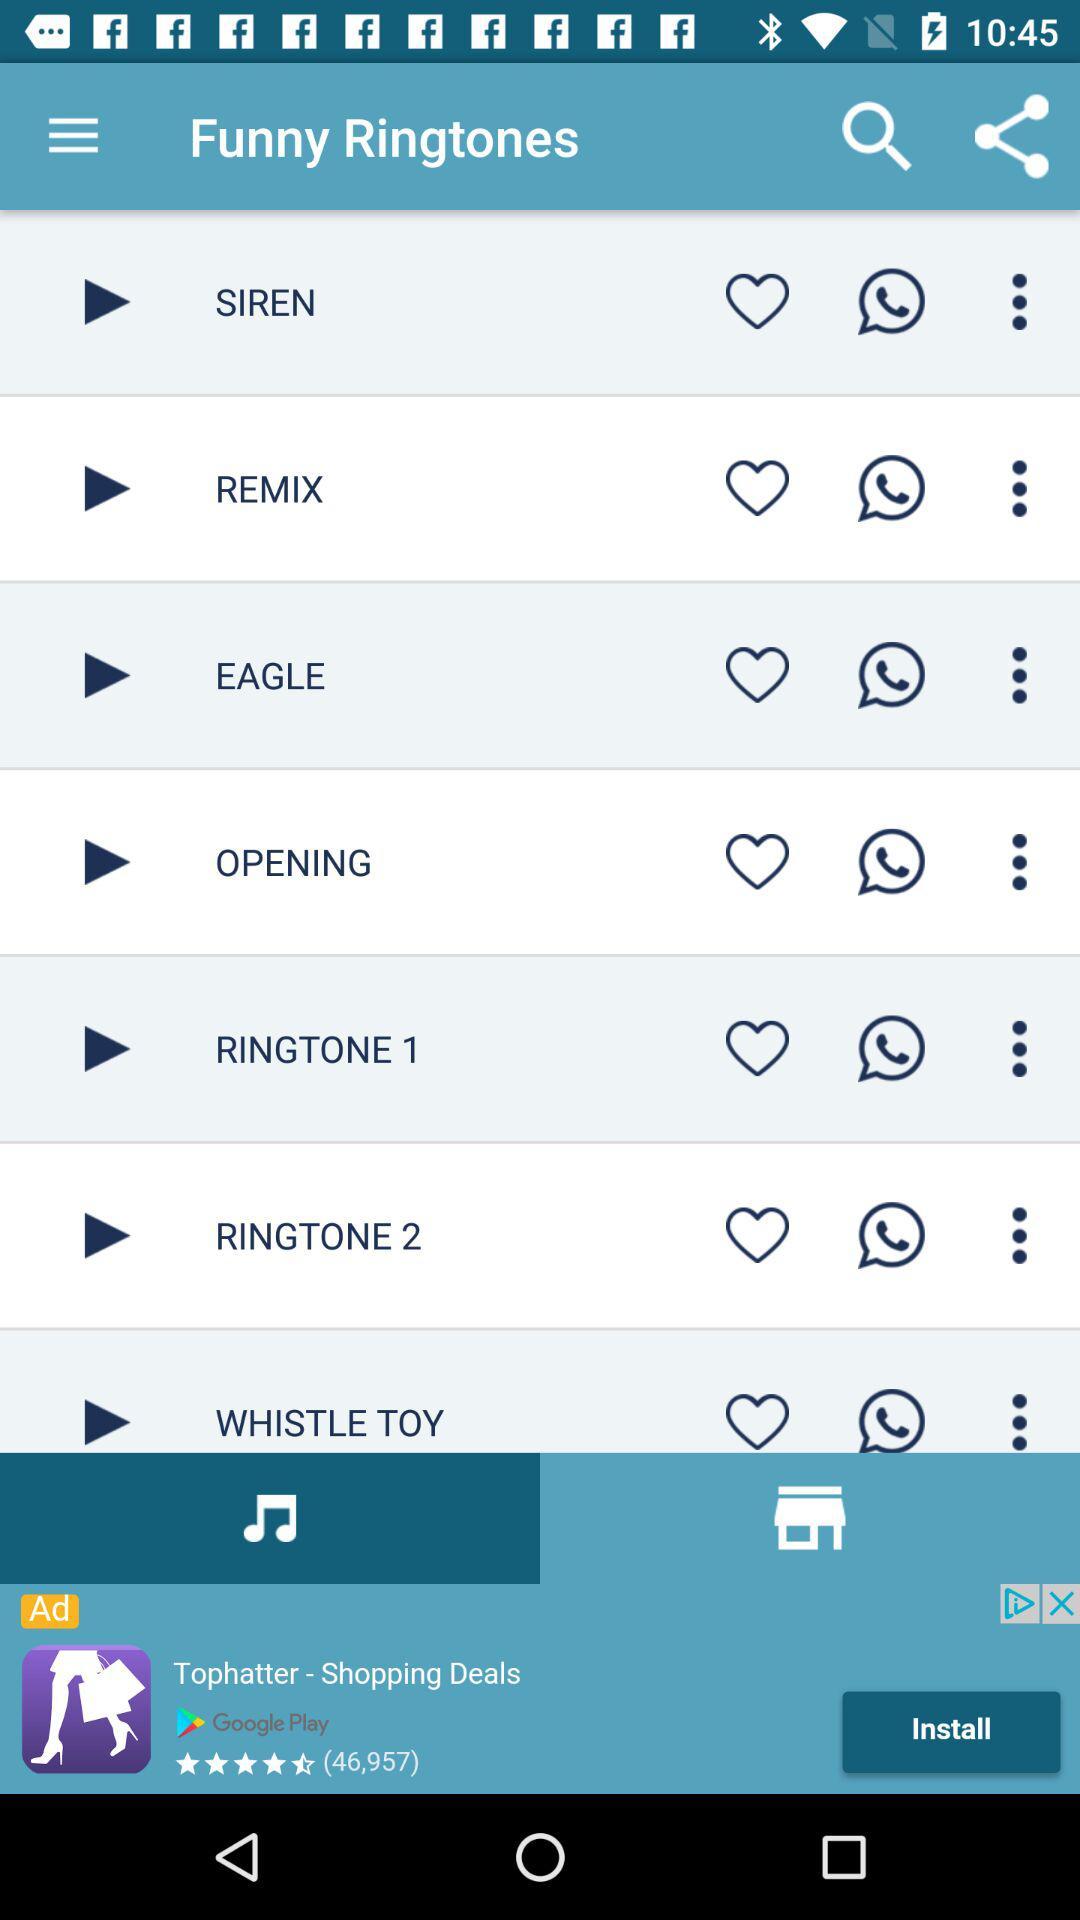  Describe the element at coordinates (1019, 862) in the screenshot. I see `more details` at that location.